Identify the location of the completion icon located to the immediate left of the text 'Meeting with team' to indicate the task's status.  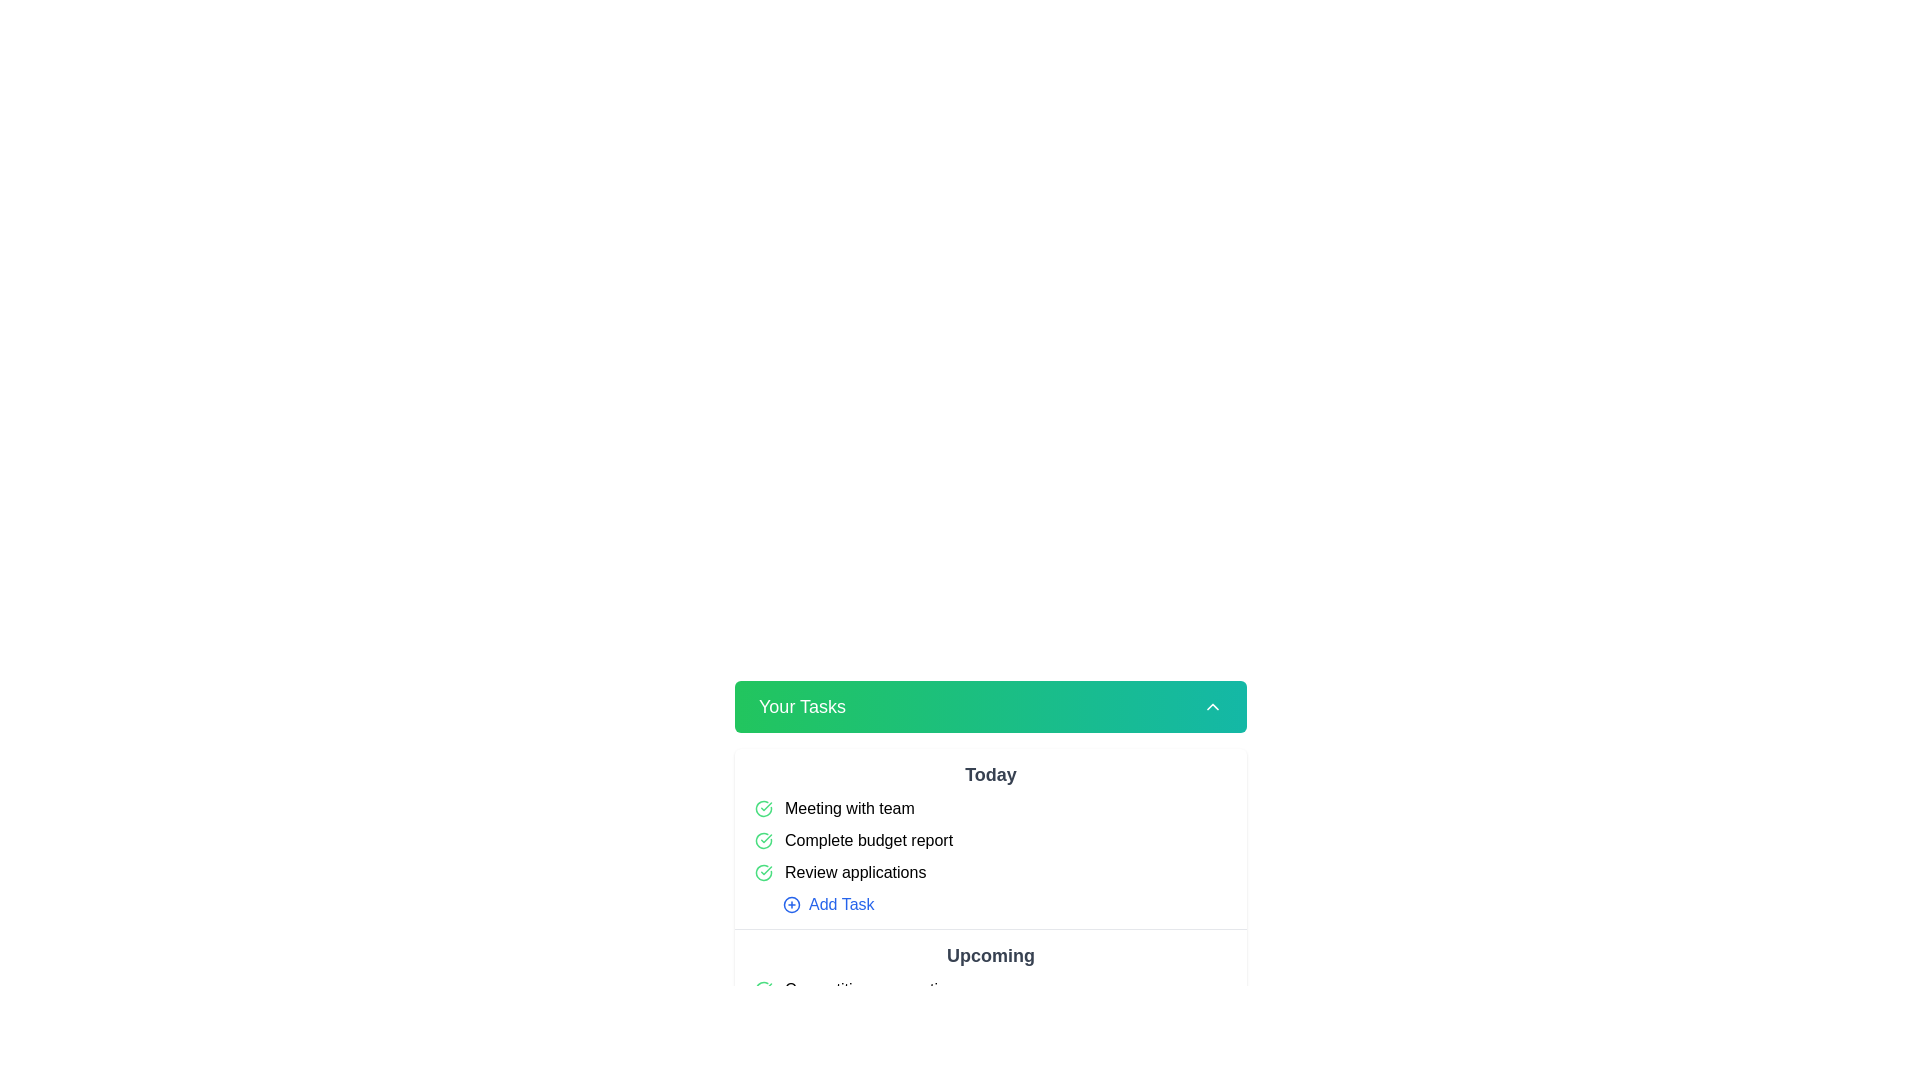
(762, 808).